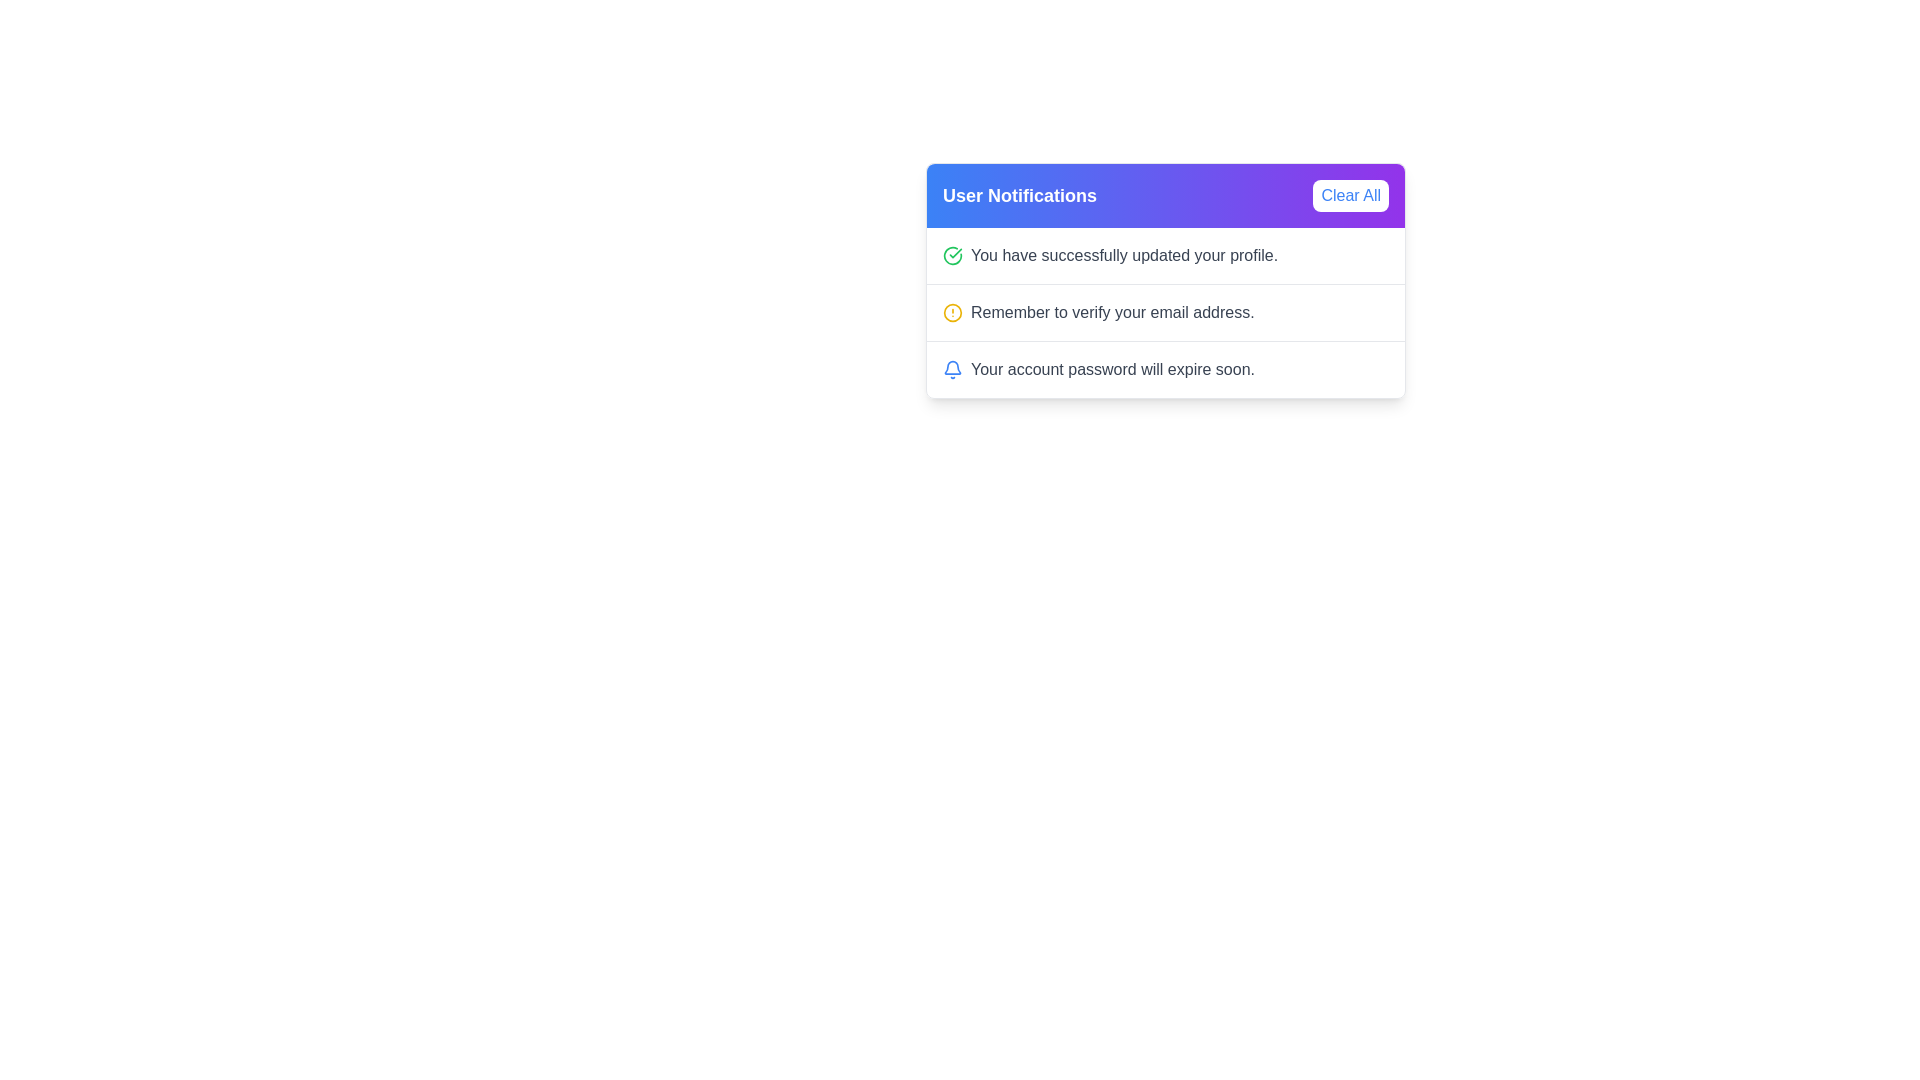 The height and width of the screenshot is (1080, 1920). Describe the element at coordinates (1111, 312) in the screenshot. I see `the Text Label displaying 'Remember to verify your email address.' in the User Notifications card layout` at that location.